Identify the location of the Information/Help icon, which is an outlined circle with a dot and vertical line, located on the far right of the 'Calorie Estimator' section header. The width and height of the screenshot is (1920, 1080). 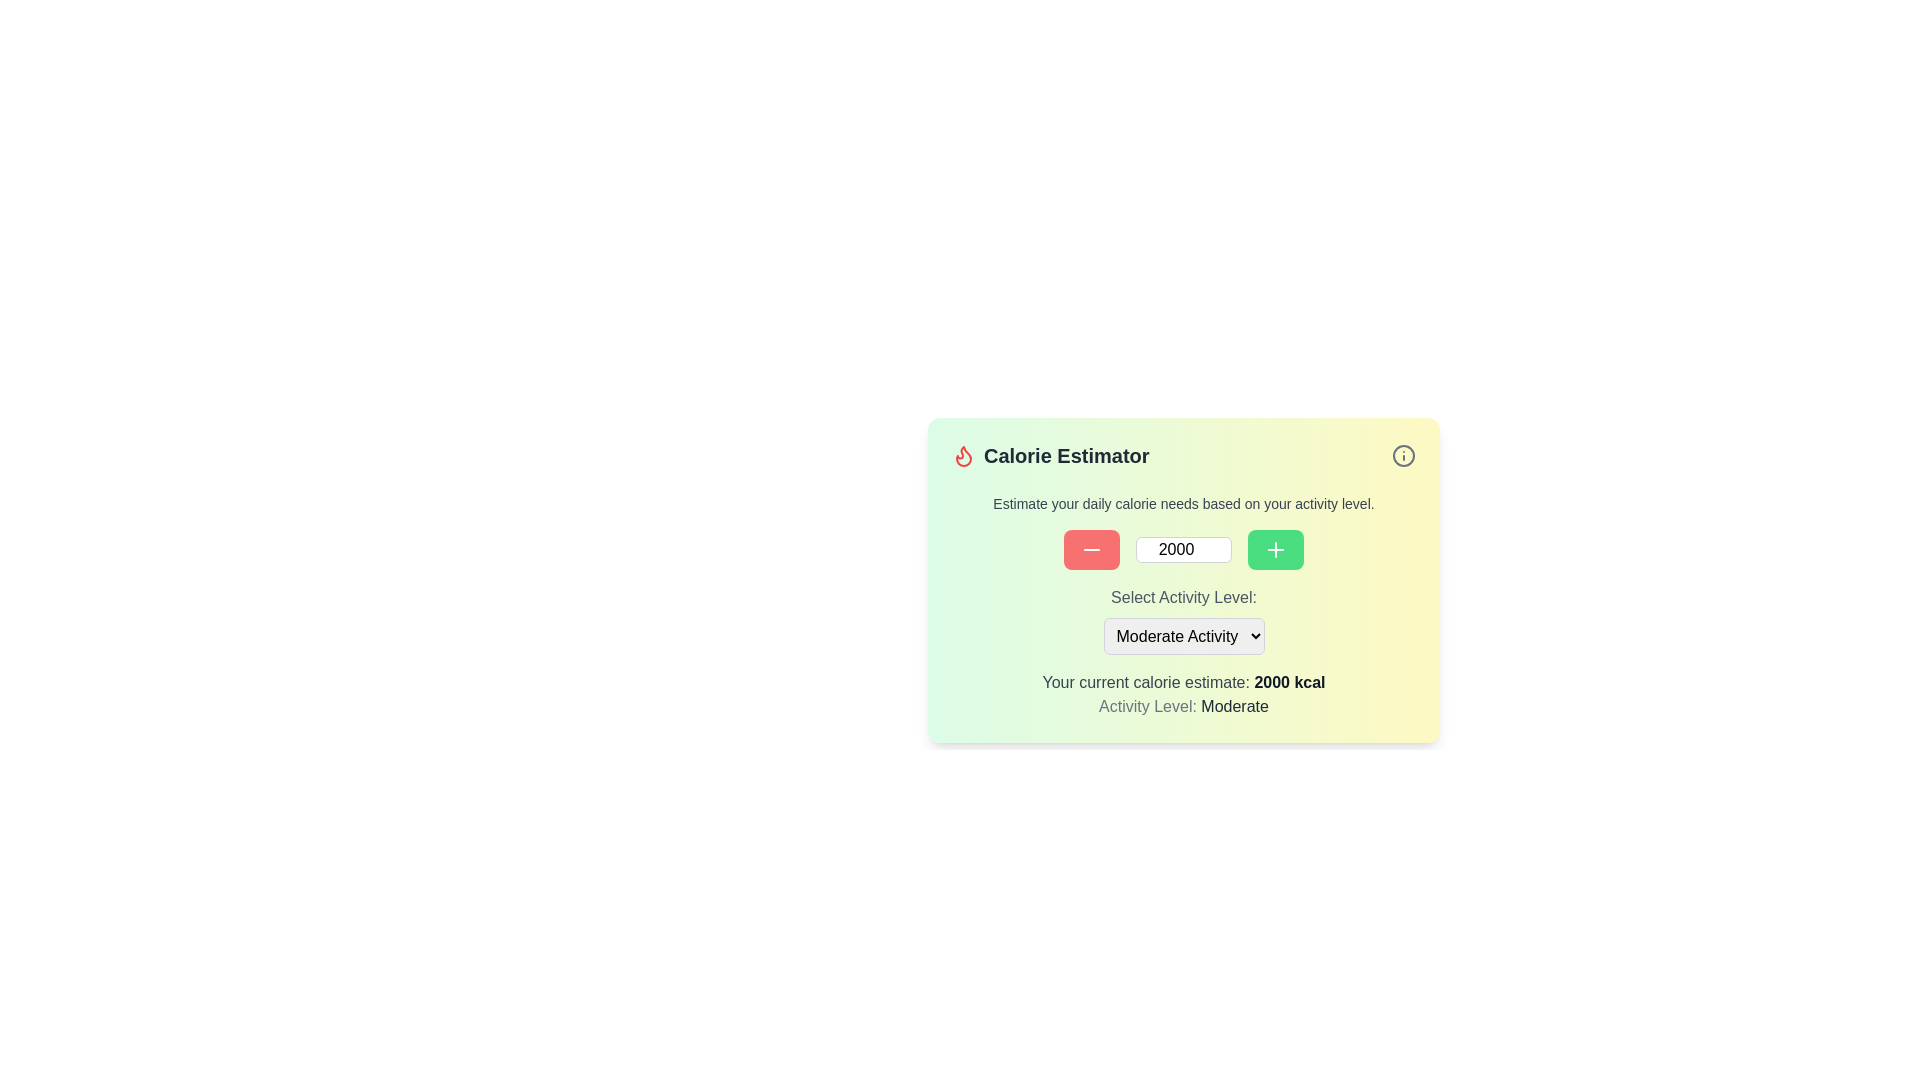
(1402, 455).